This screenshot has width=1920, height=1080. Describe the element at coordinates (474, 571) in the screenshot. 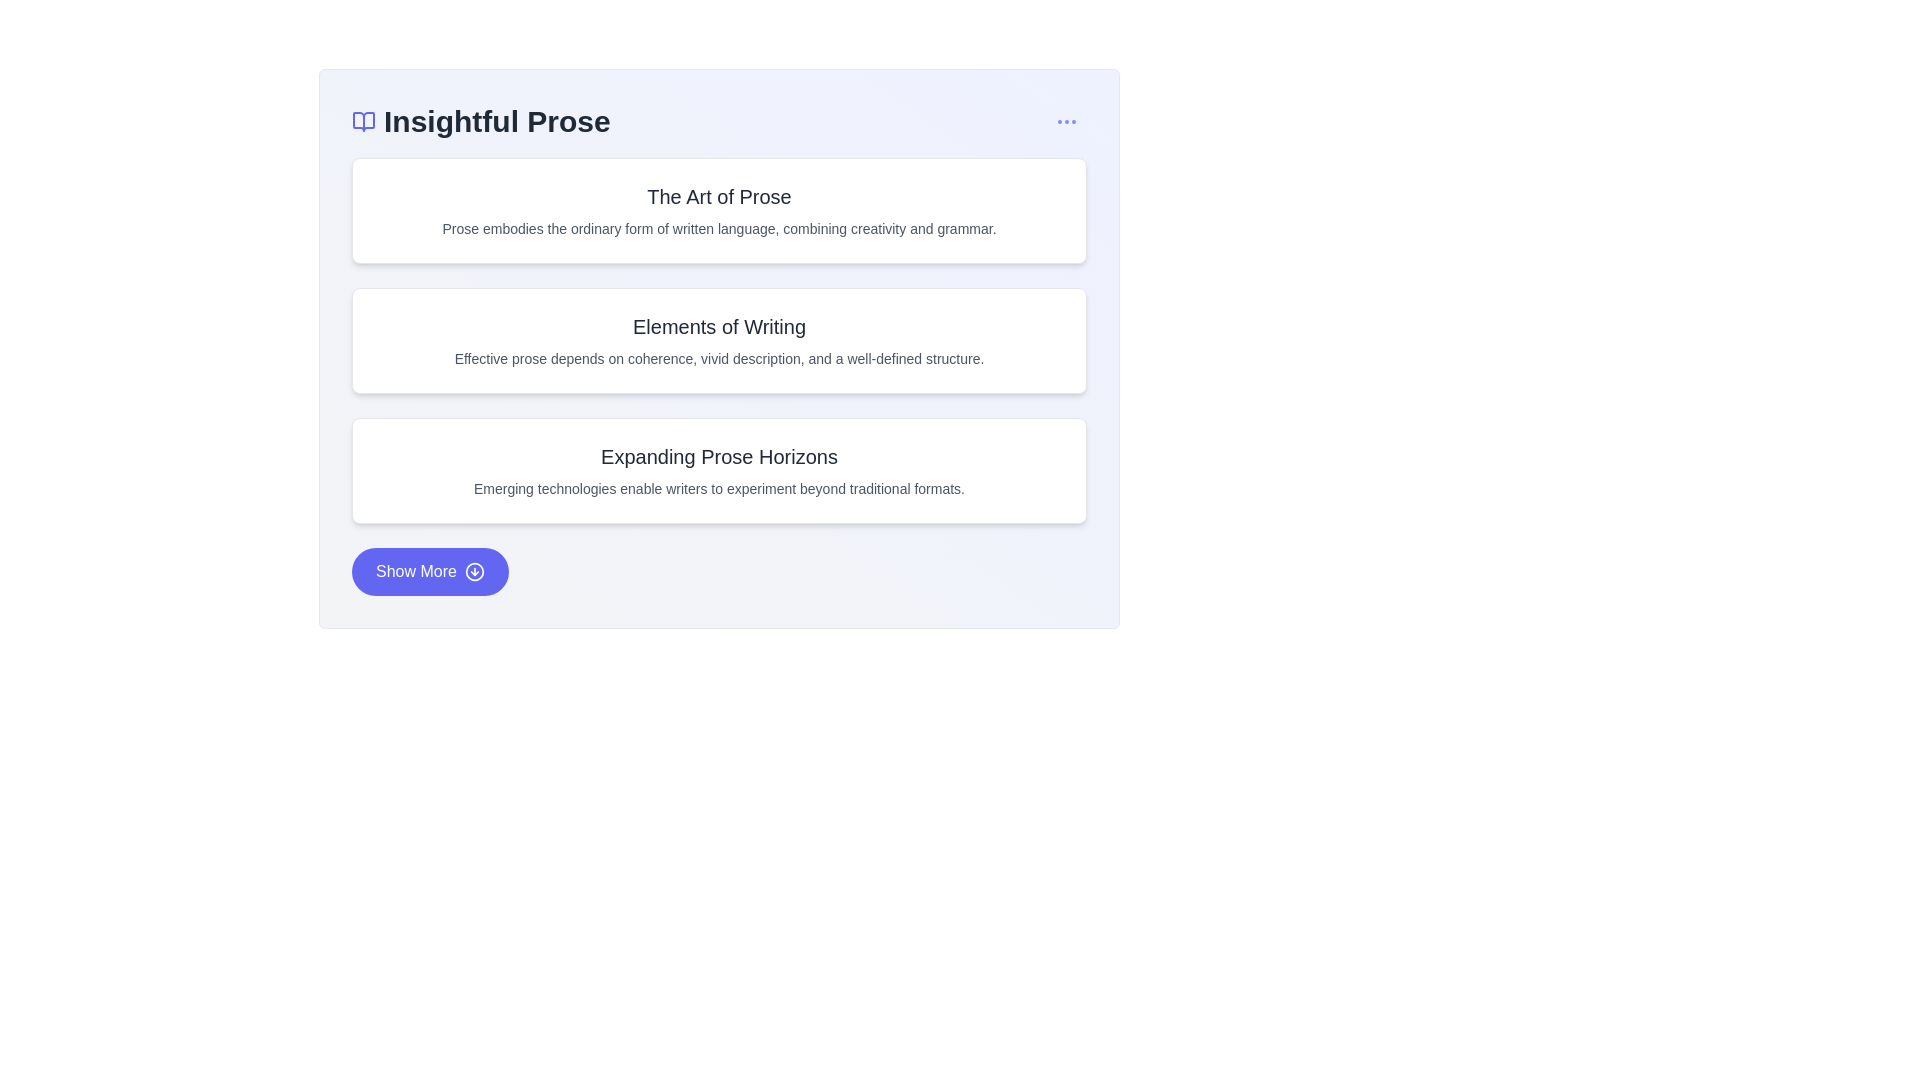

I see `the circular outline icon with a downward pointing arrow, located in the bottom right portion of the interface next to the 'Show More' button` at that location.